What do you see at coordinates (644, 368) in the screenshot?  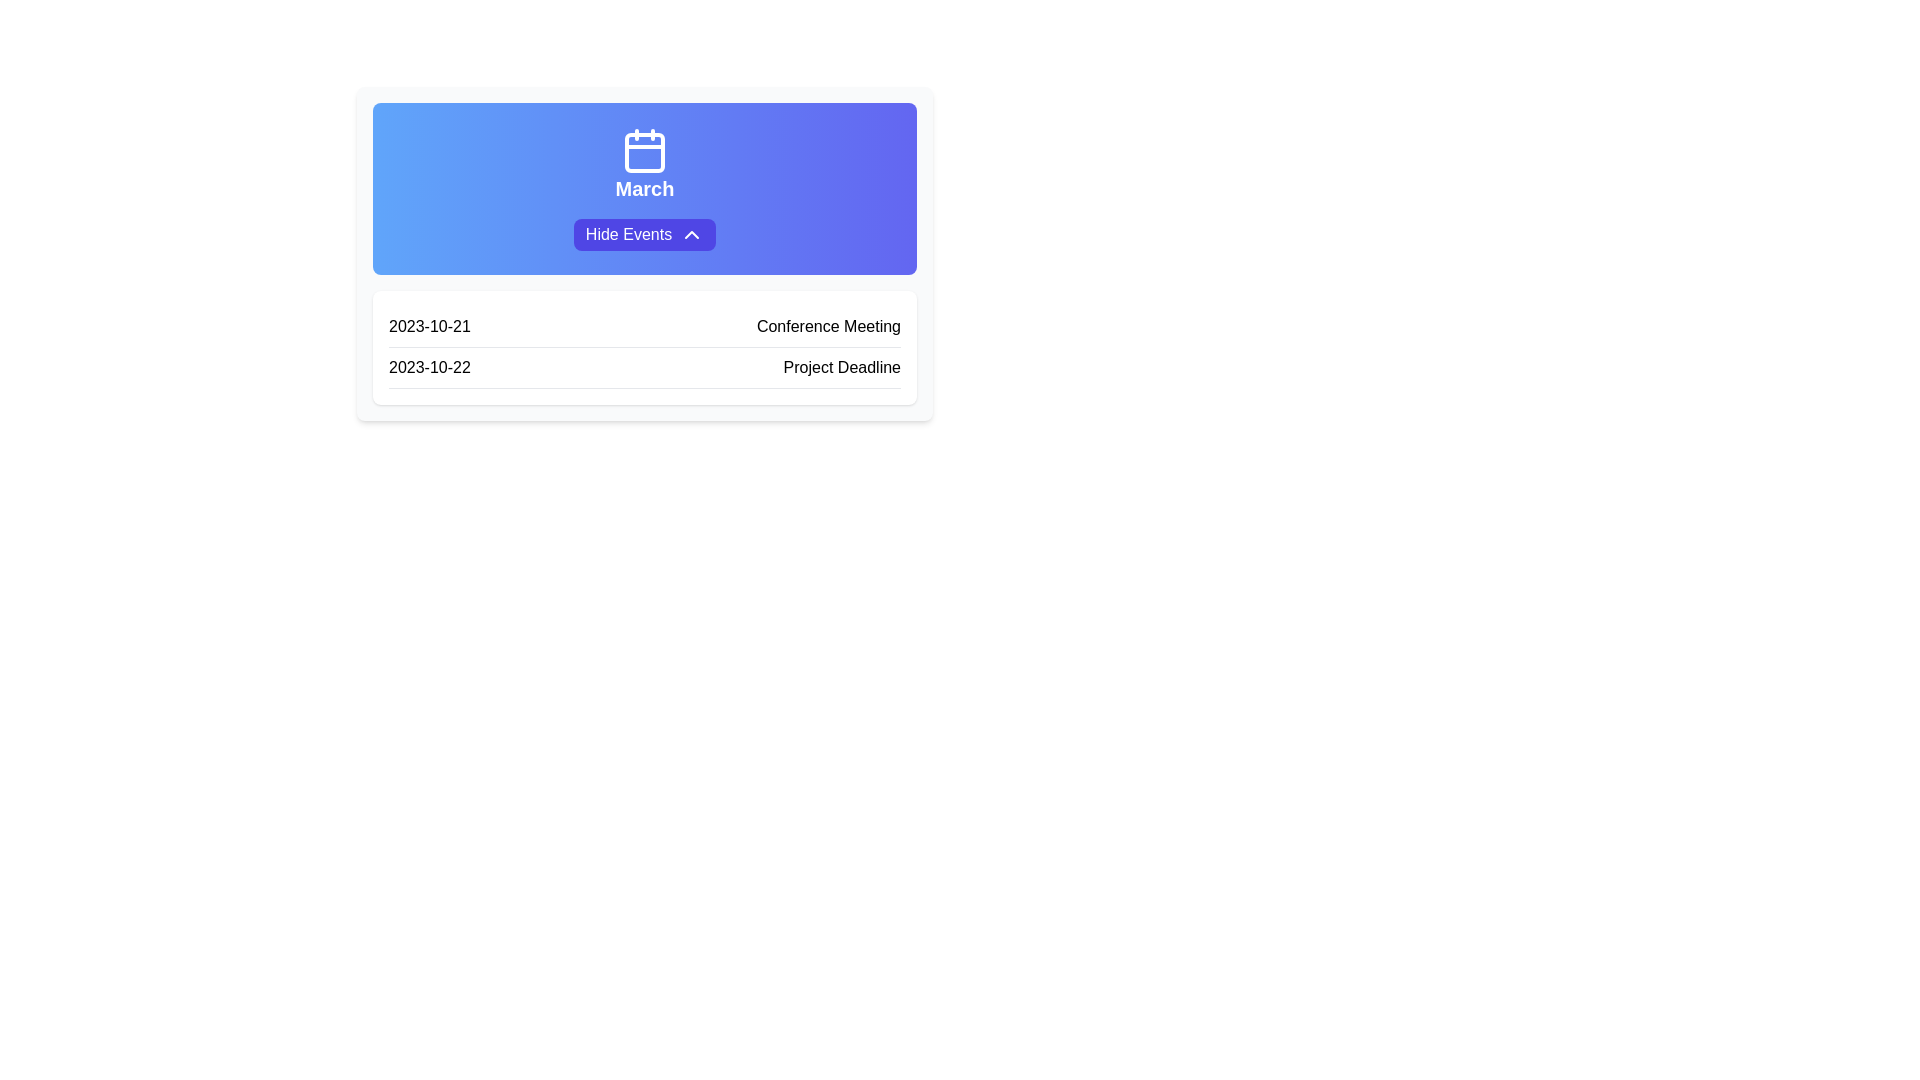 I see `the second entry in the events list containing the date '2023-10-22' and the phrase 'Project Deadline' for navigation purposes` at bounding box center [644, 368].